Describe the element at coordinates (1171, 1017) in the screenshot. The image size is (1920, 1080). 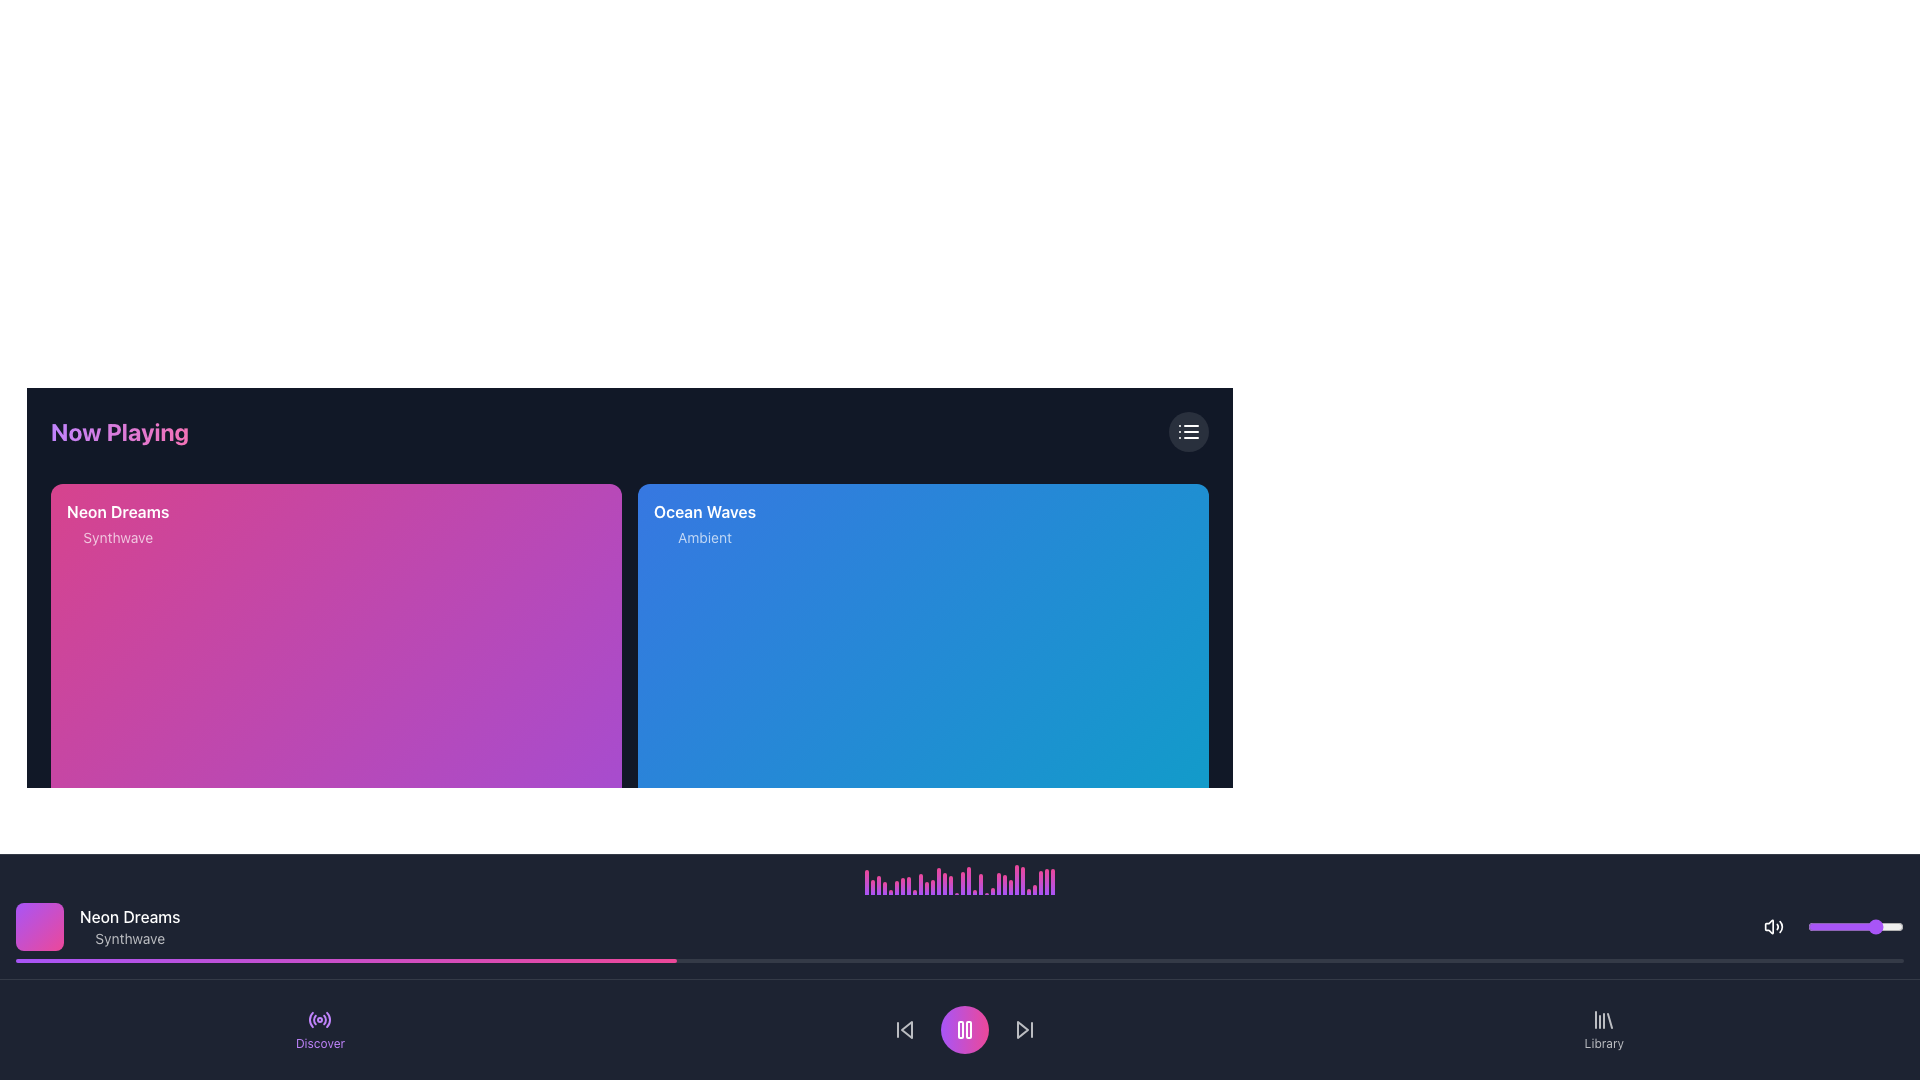
I see `the circular play button with a white background` at that location.